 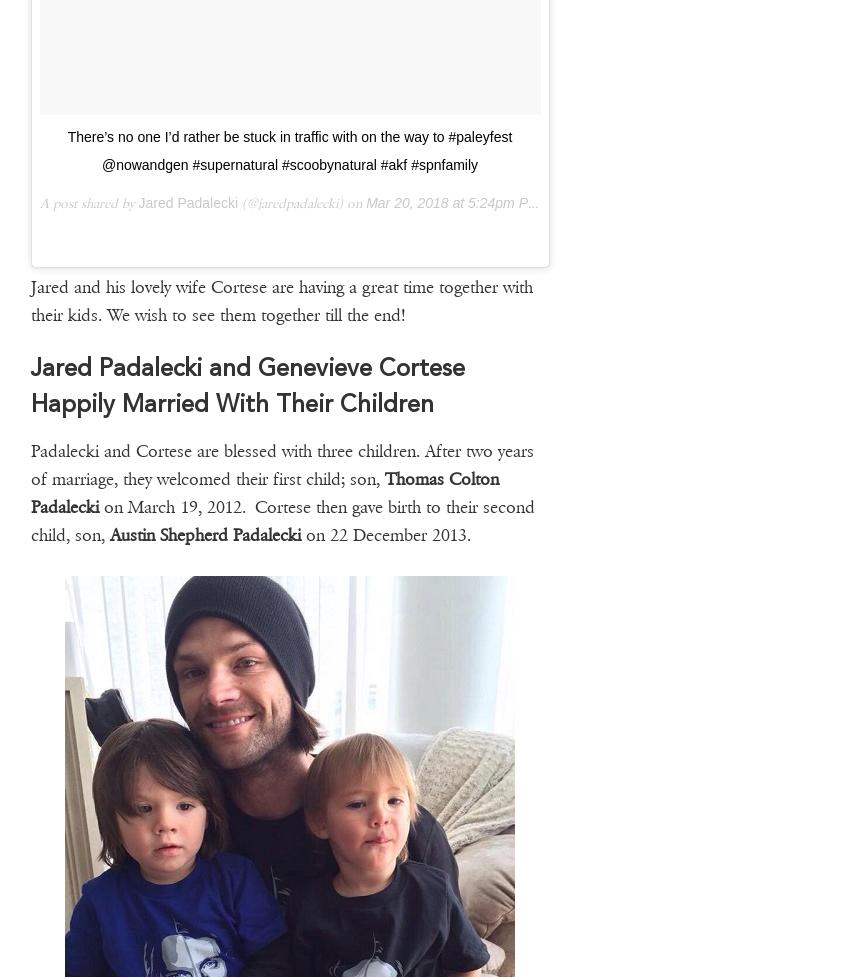 I want to click on 'Jared Padalecki and Genevieve Cortese Happily Married With Their Children', so click(x=247, y=385).